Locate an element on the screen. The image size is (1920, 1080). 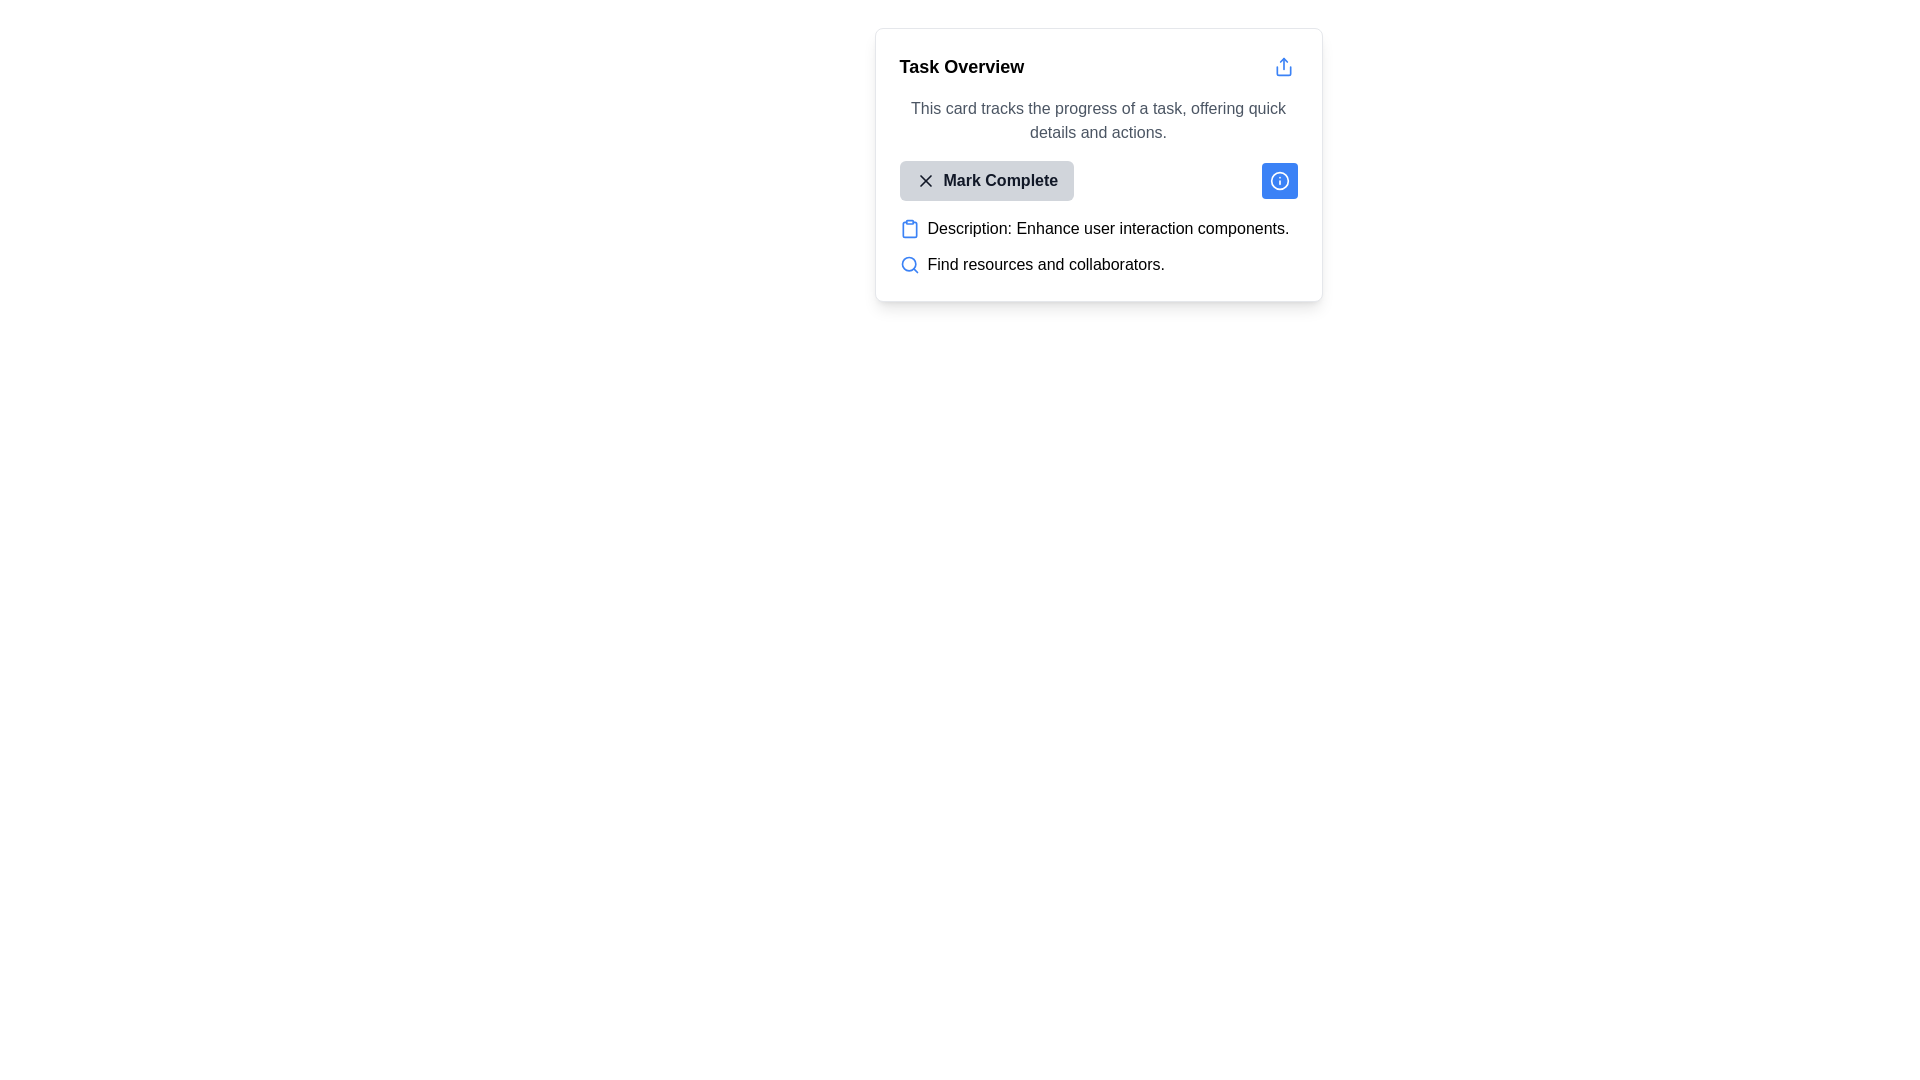
the 'Mark Complete' button with a light gray background and black text is located at coordinates (986, 181).